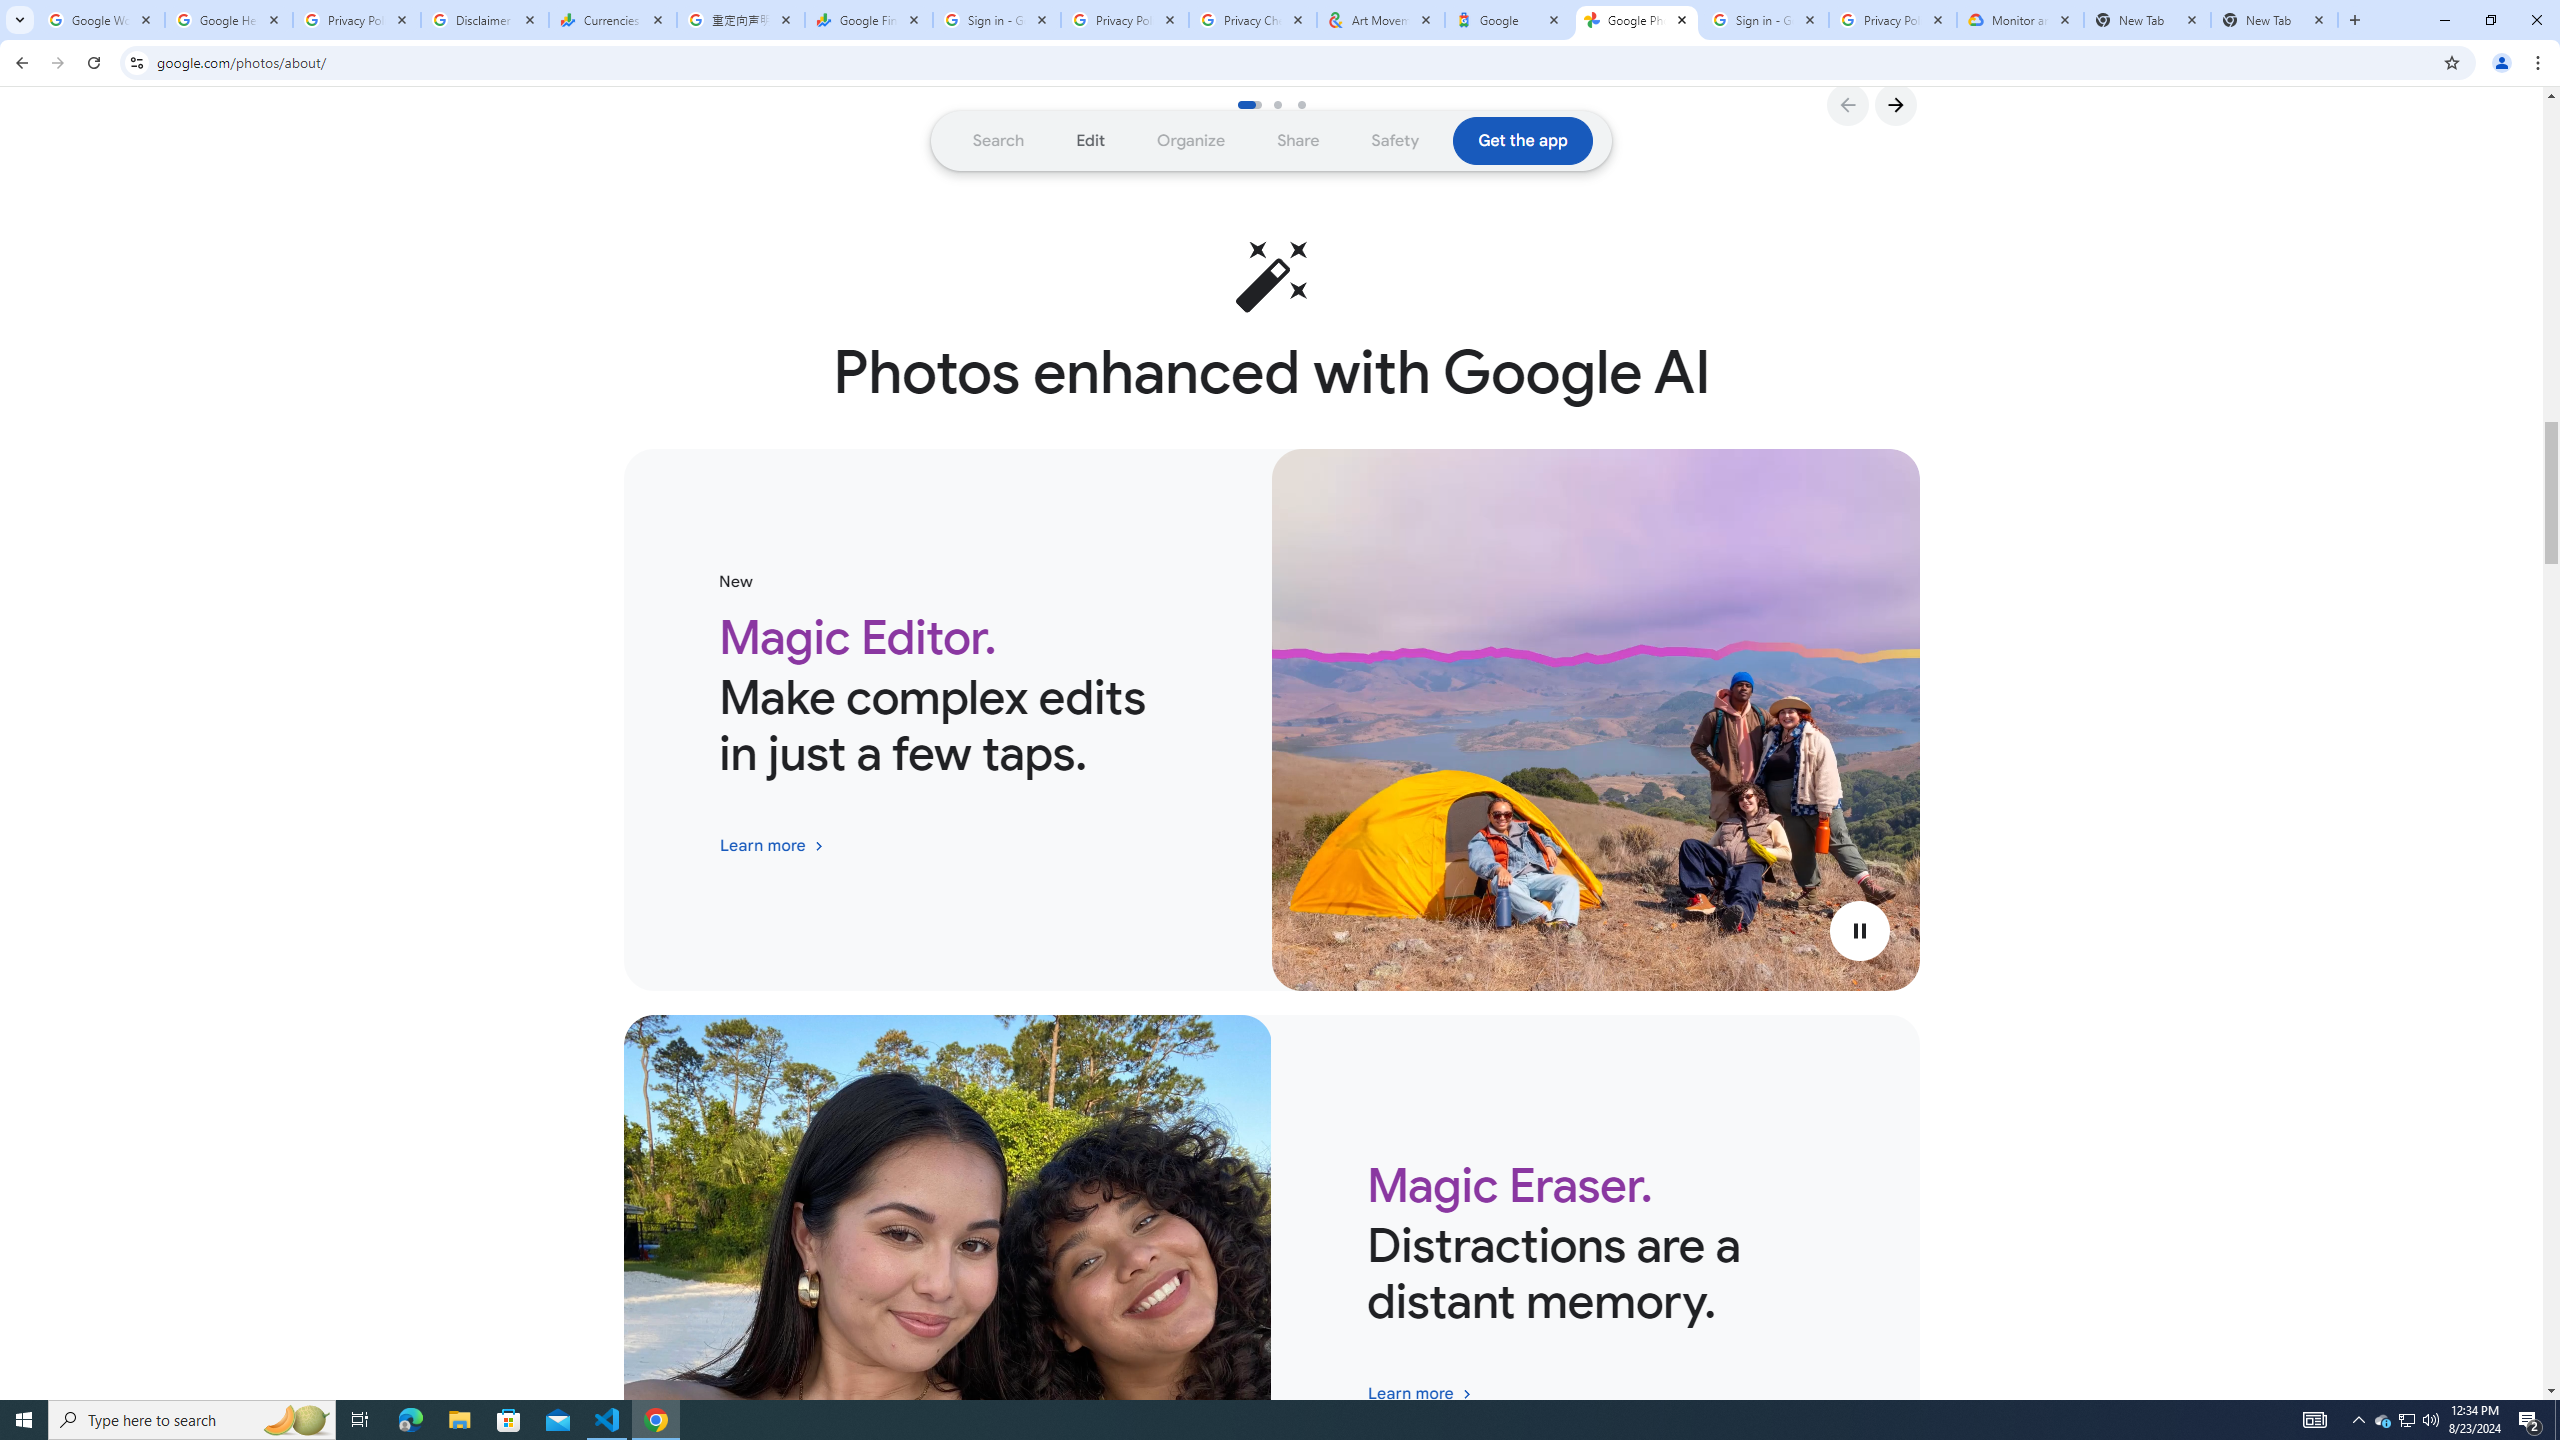 This screenshot has width=2560, height=1440. What do you see at coordinates (612, 19) in the screenshot?
I see `'Currencies - Google Finance'` at bounding box center [612, 19].